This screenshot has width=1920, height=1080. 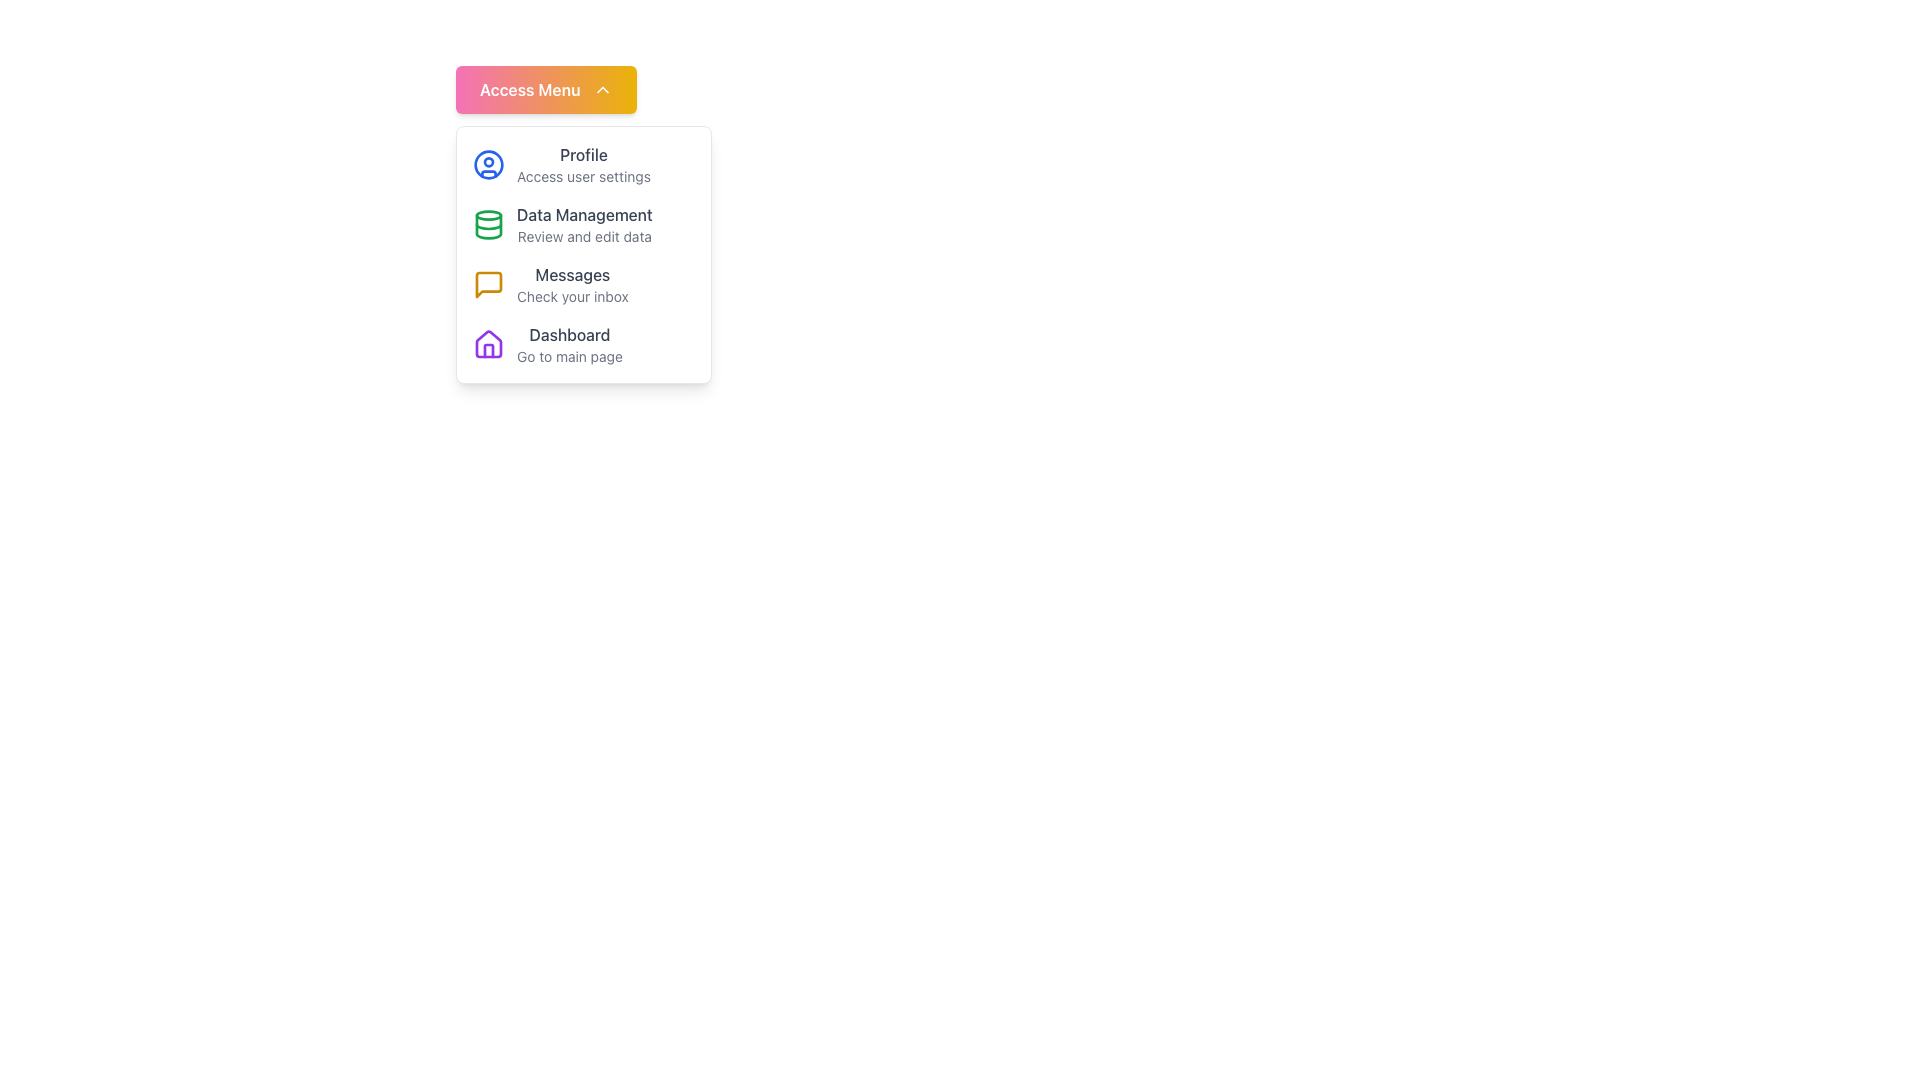 I want to click on text content of the 'Data Management' label, which is styled in a medium-weight gray font and is the first line of text in the menu options, so click(x=583, y=215).